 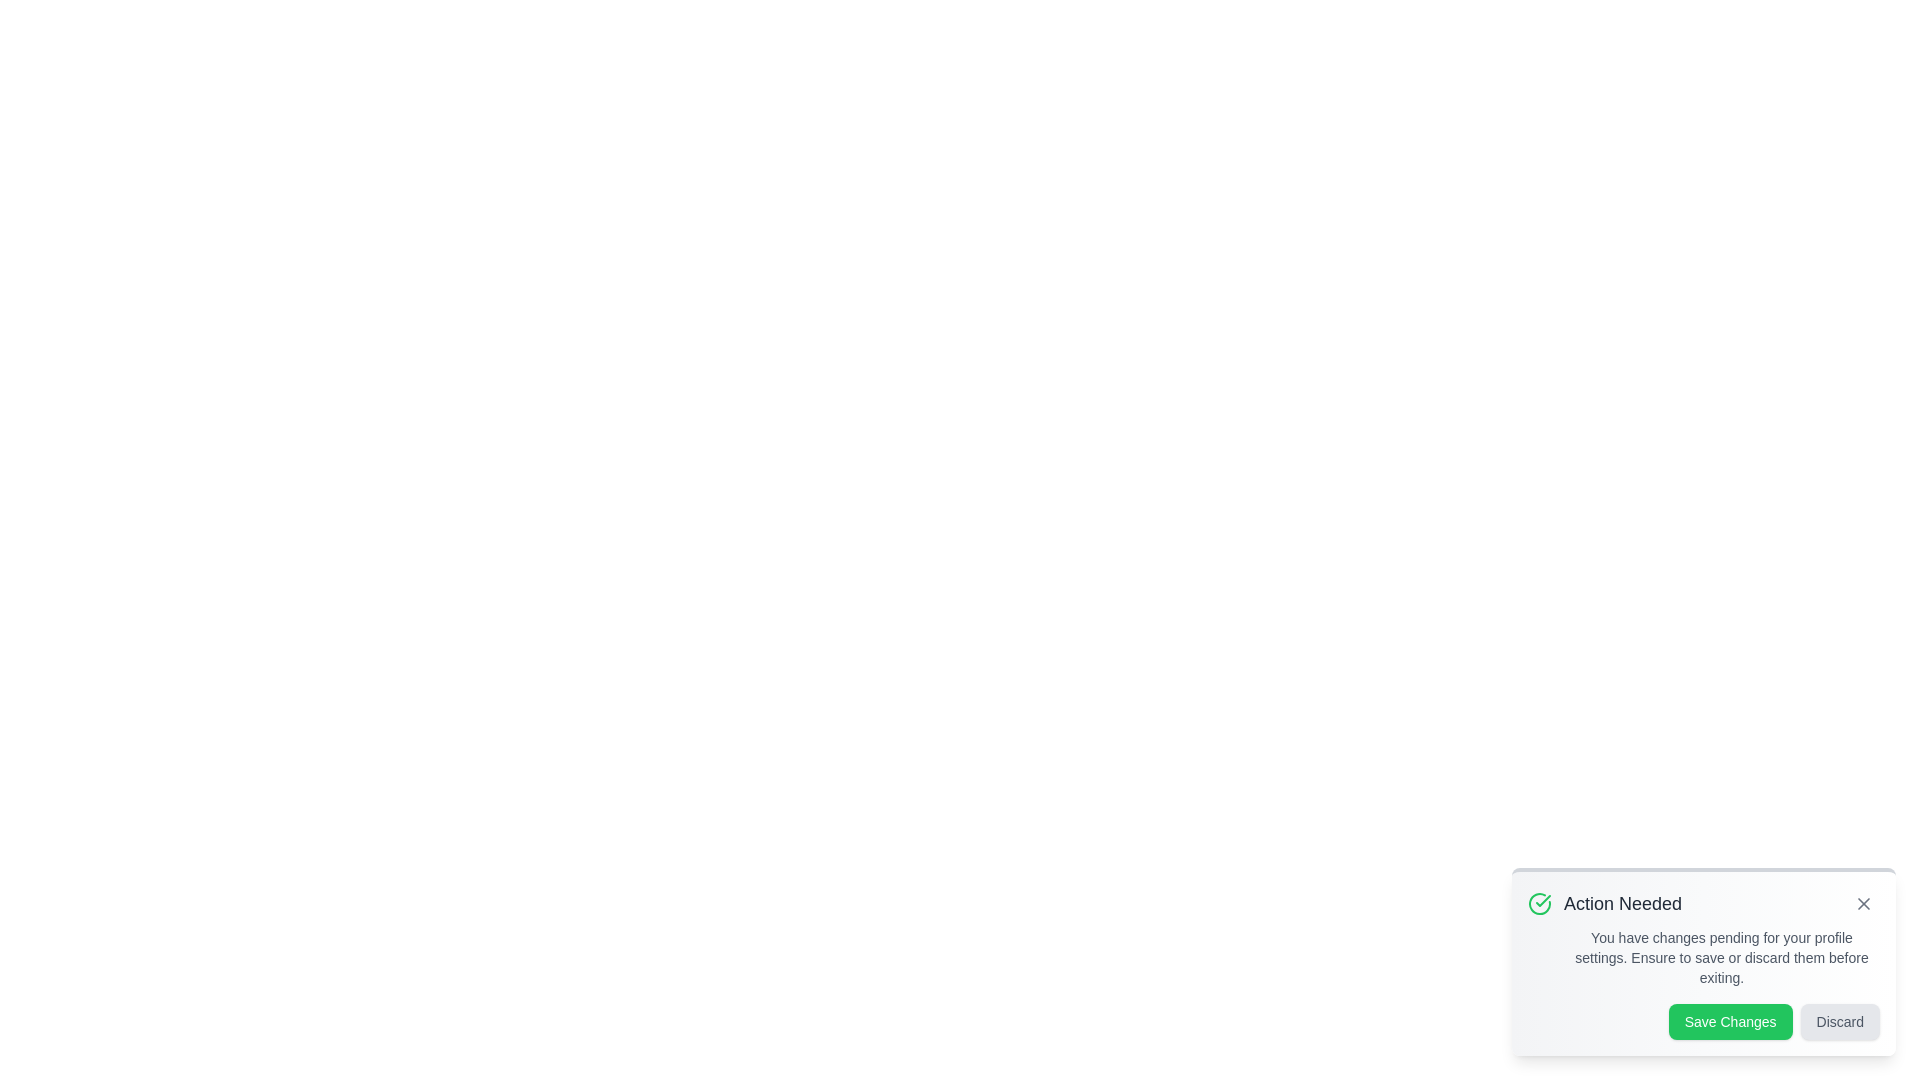 I want to click on 'Discard' button to discard the changes, so click(x=1839, y=1022).